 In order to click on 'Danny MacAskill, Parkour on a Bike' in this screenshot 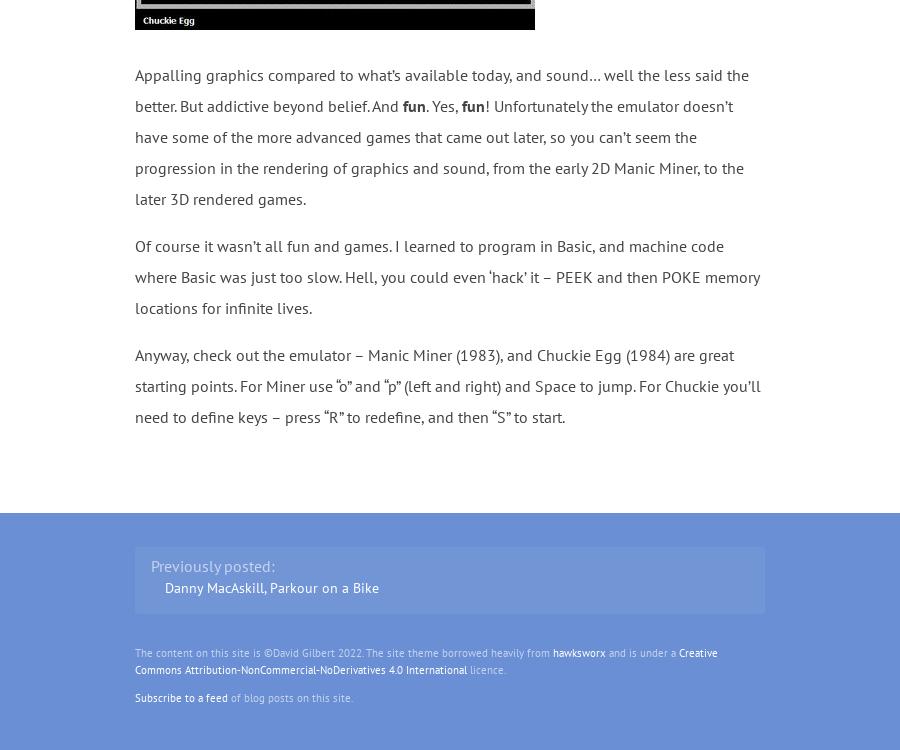, I will do `click(163, 587)`.